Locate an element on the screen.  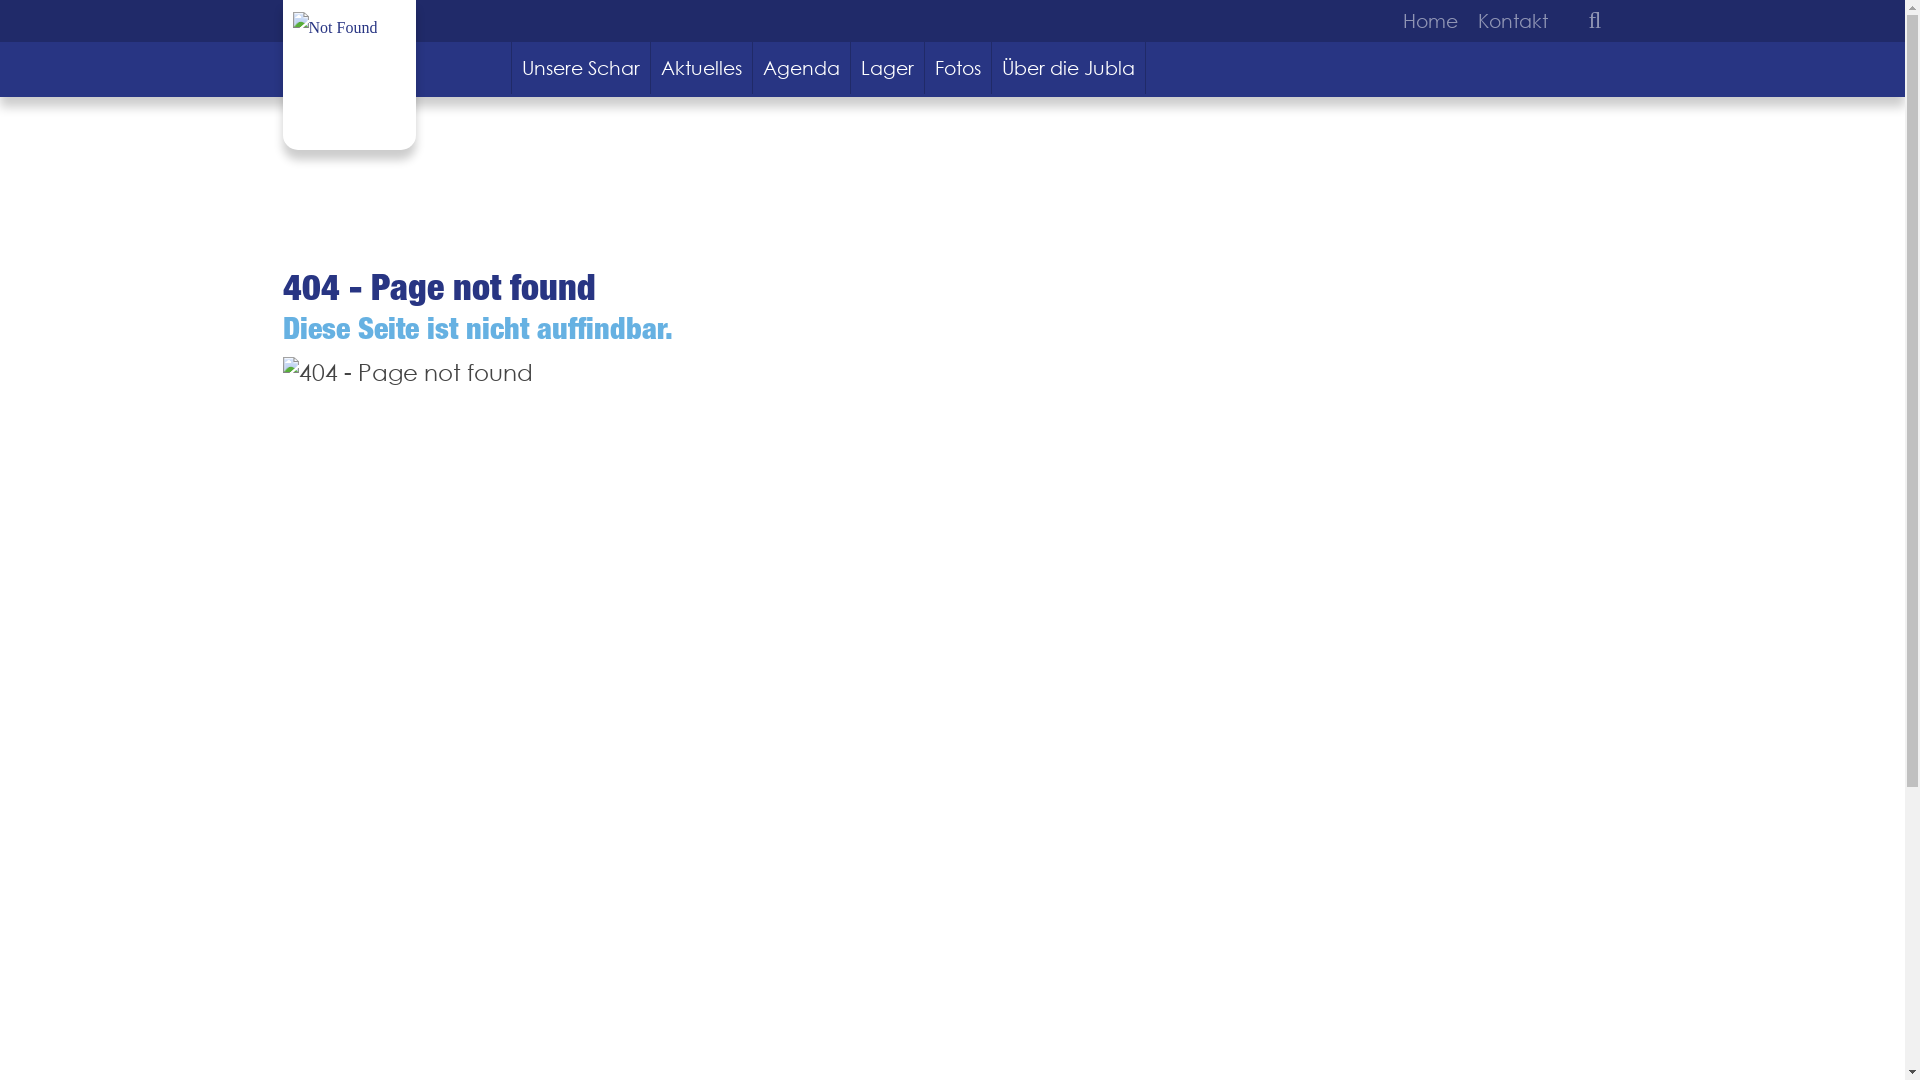
'Agenda' is located at coordinates (801, 67).